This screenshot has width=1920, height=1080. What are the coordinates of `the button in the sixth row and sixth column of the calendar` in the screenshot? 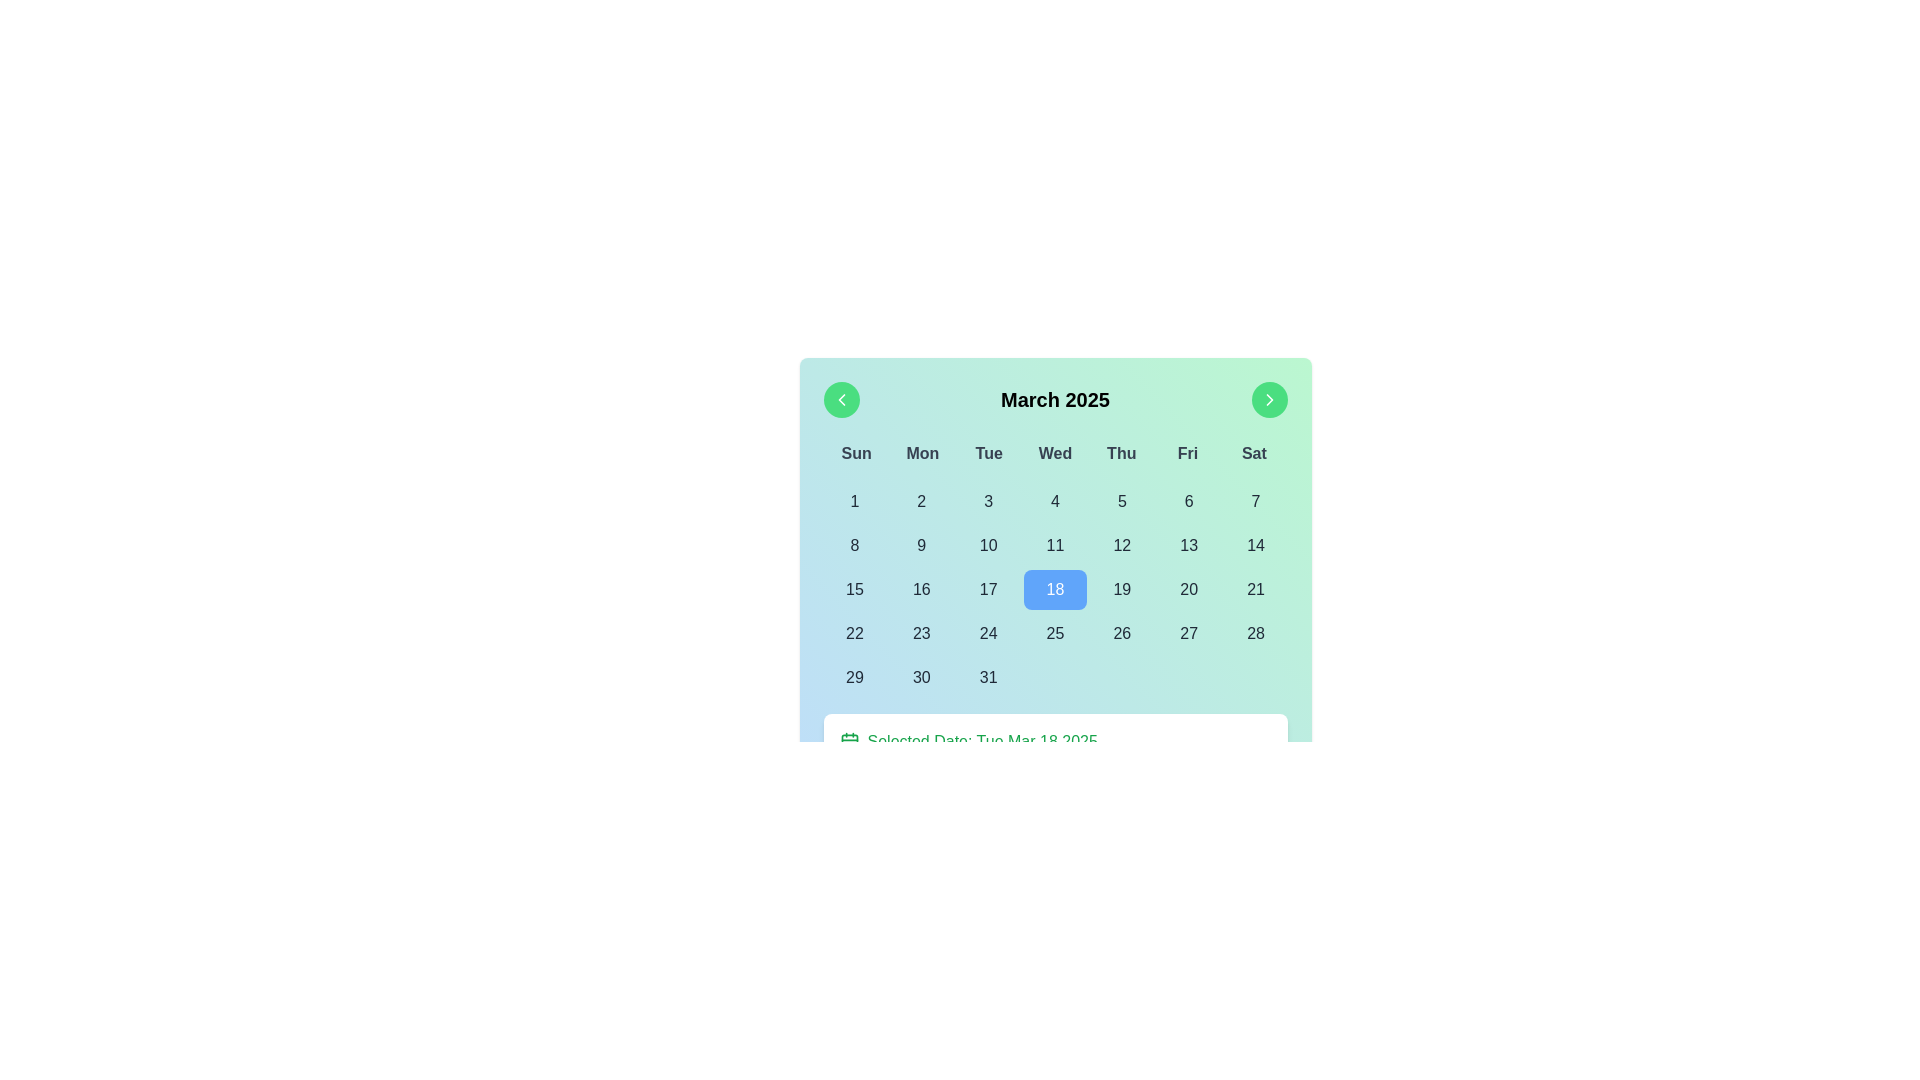 It's located at (1189, 633).